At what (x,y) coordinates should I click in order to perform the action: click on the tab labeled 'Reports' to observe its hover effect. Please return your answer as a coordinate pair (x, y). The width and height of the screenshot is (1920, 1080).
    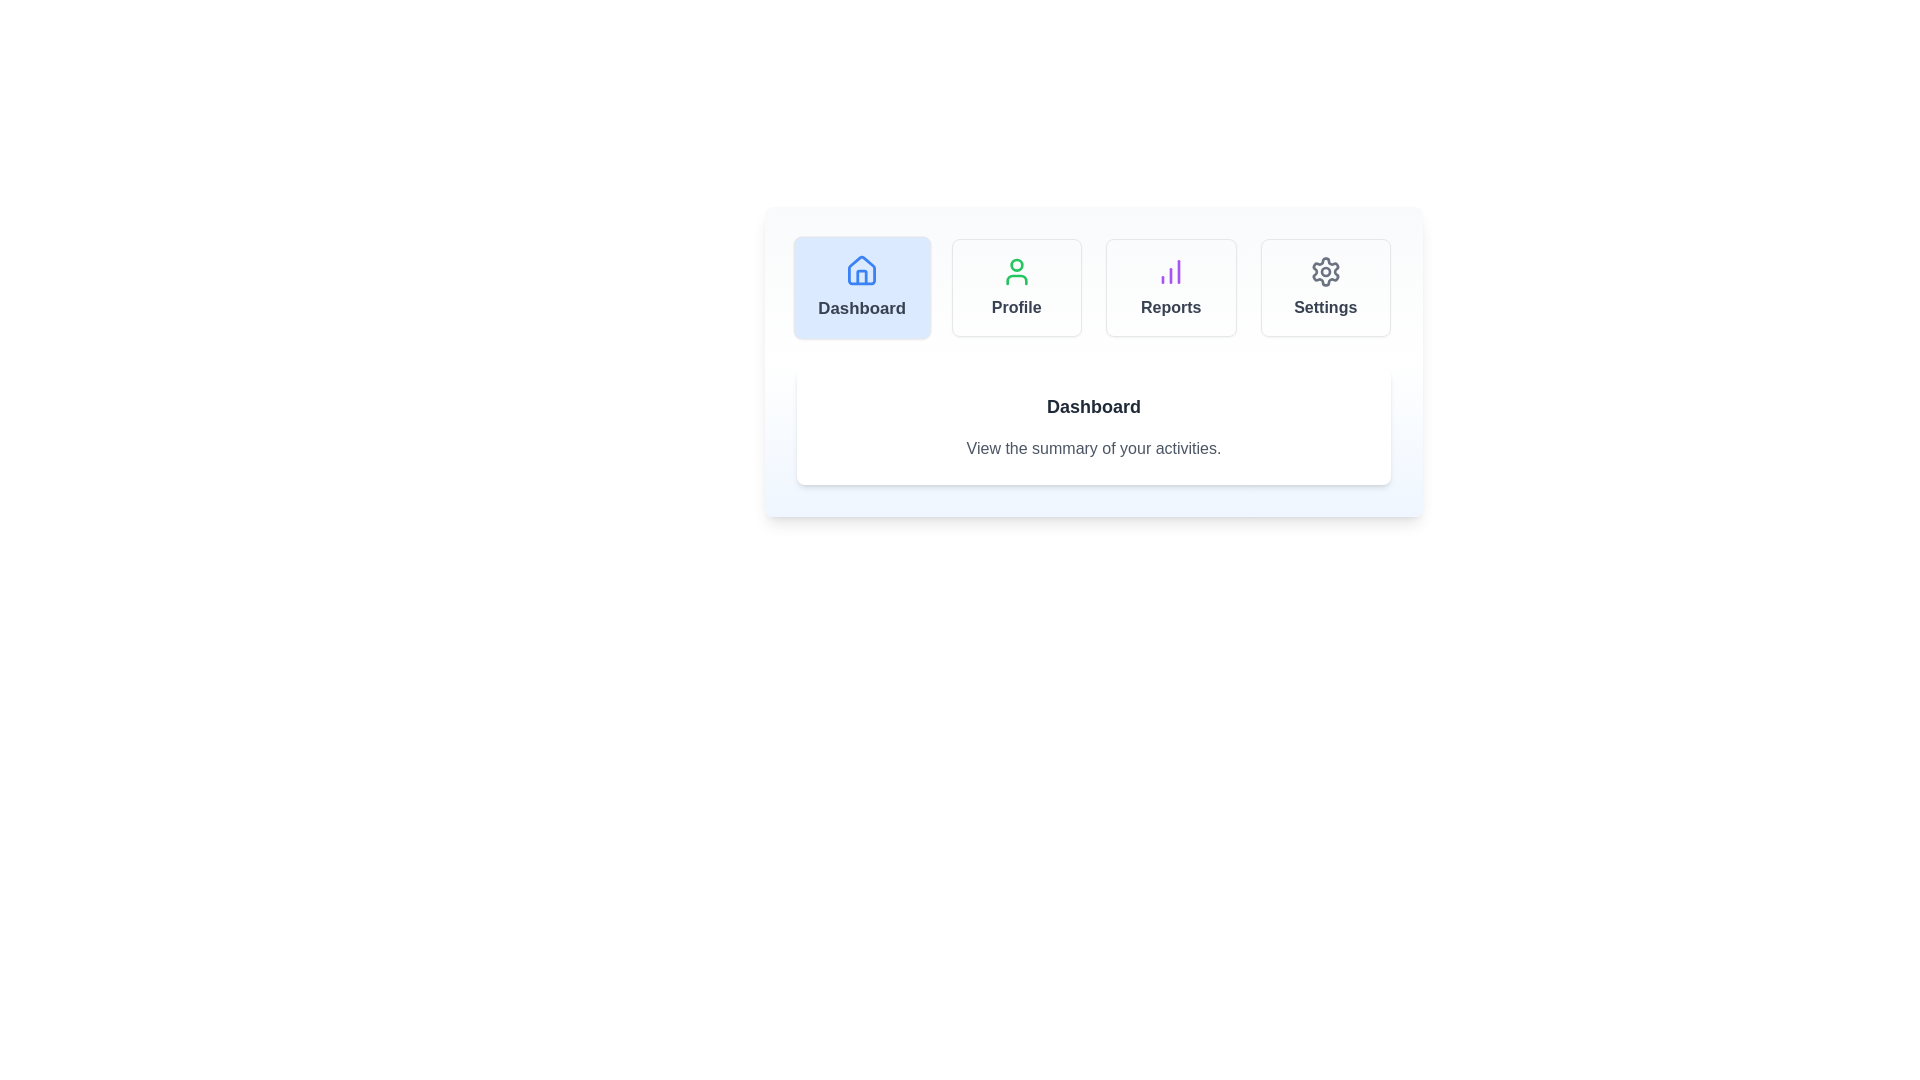
    Looking at the image, I should click on (1171, 288).